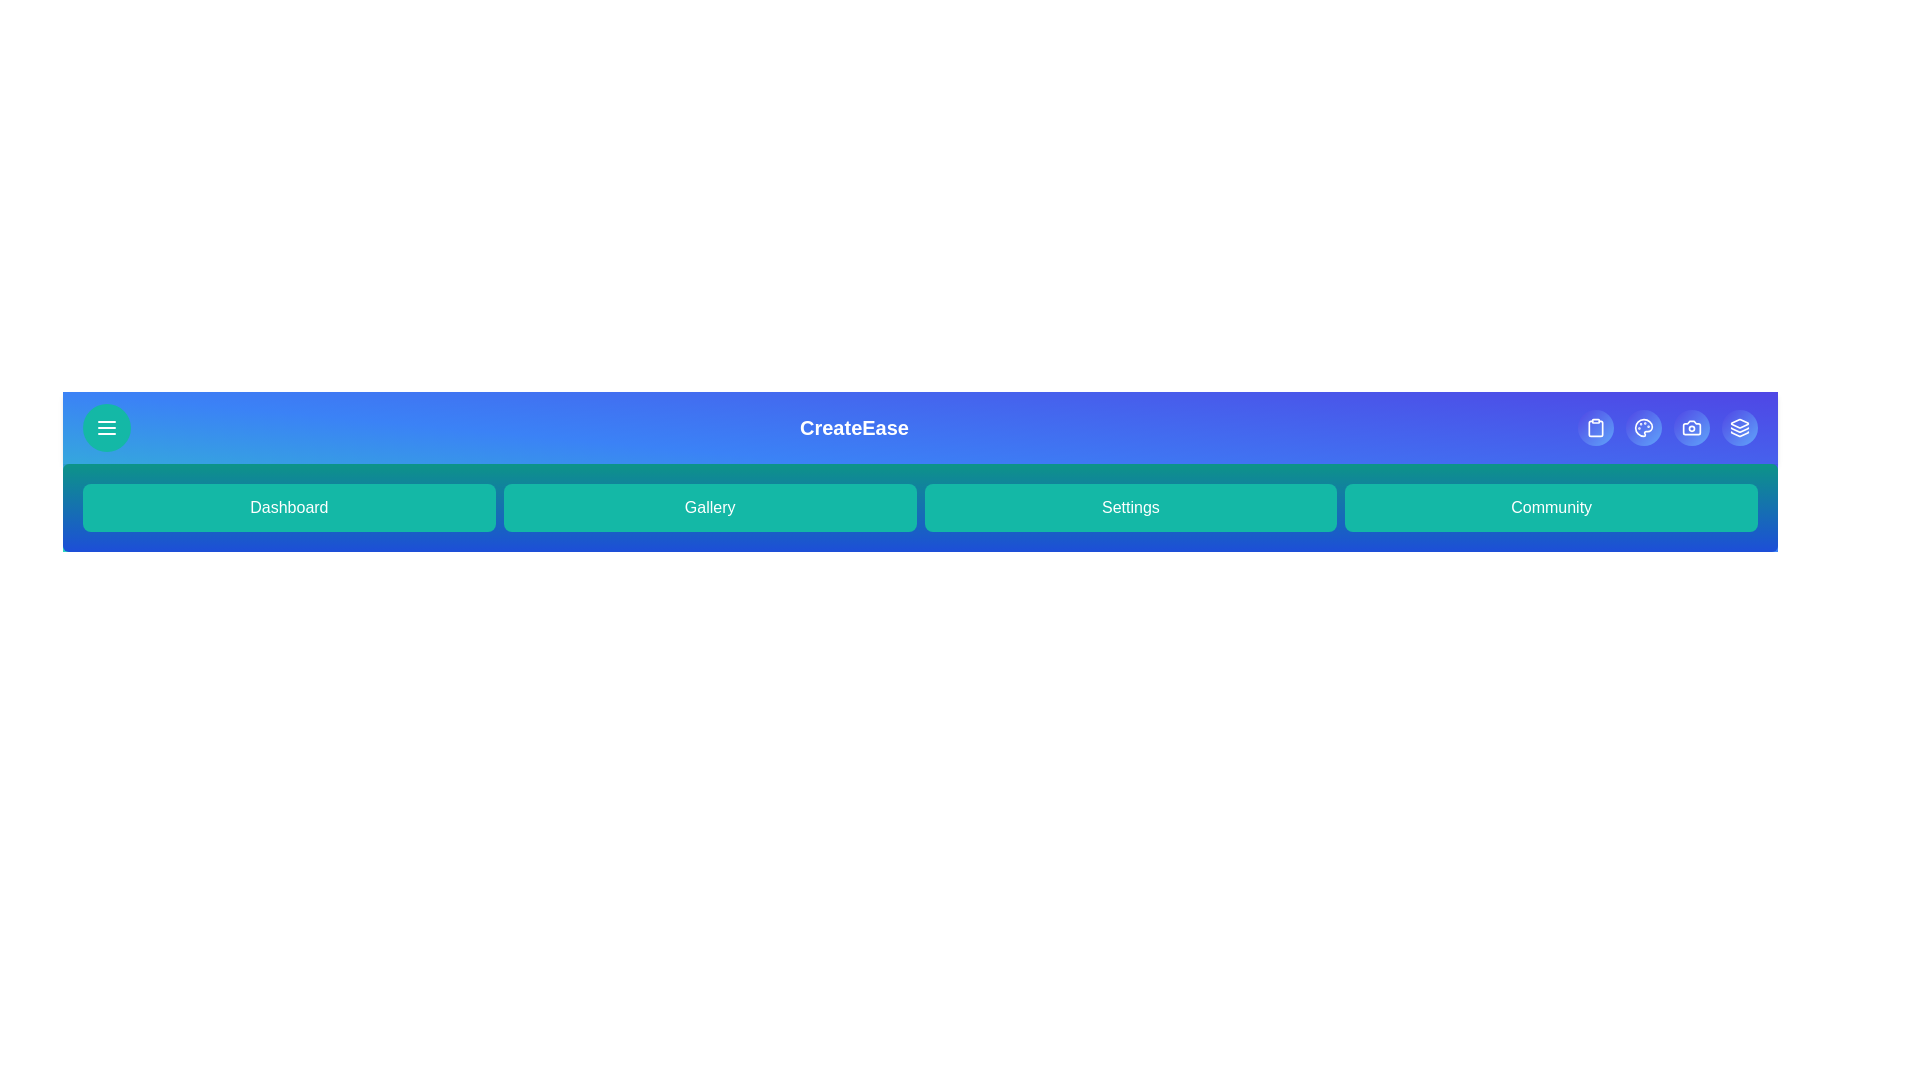 The height and width of the screenshot is (1080, 1920). Describe the element at coordinates (854, 427) in the screenshot. I see `the title text 'CreateEase' visually` at that location.